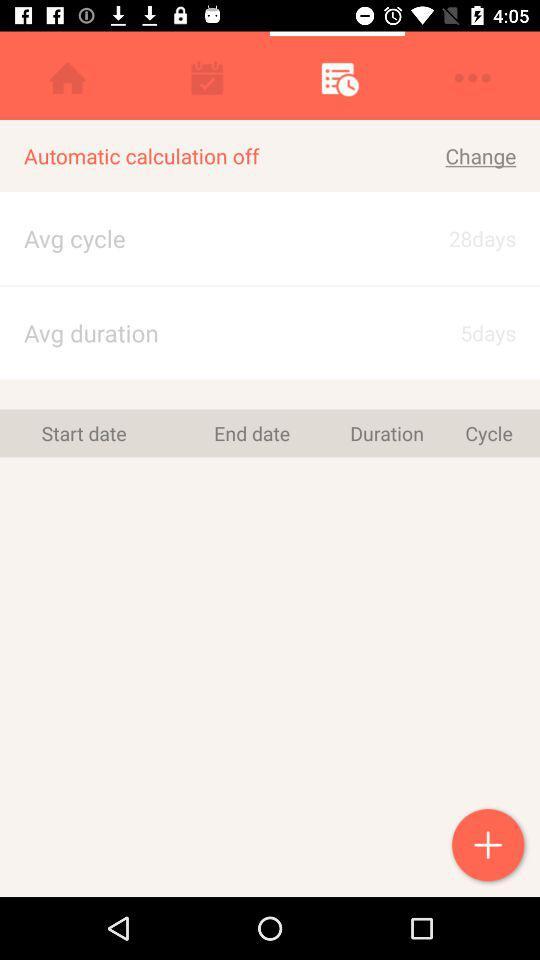 The width and height of the screenshot is (540, 960). What do you see at coordinates (189, 238) in the screenshot?
I see `the avg cycle app` at bounding box center [189, 238].